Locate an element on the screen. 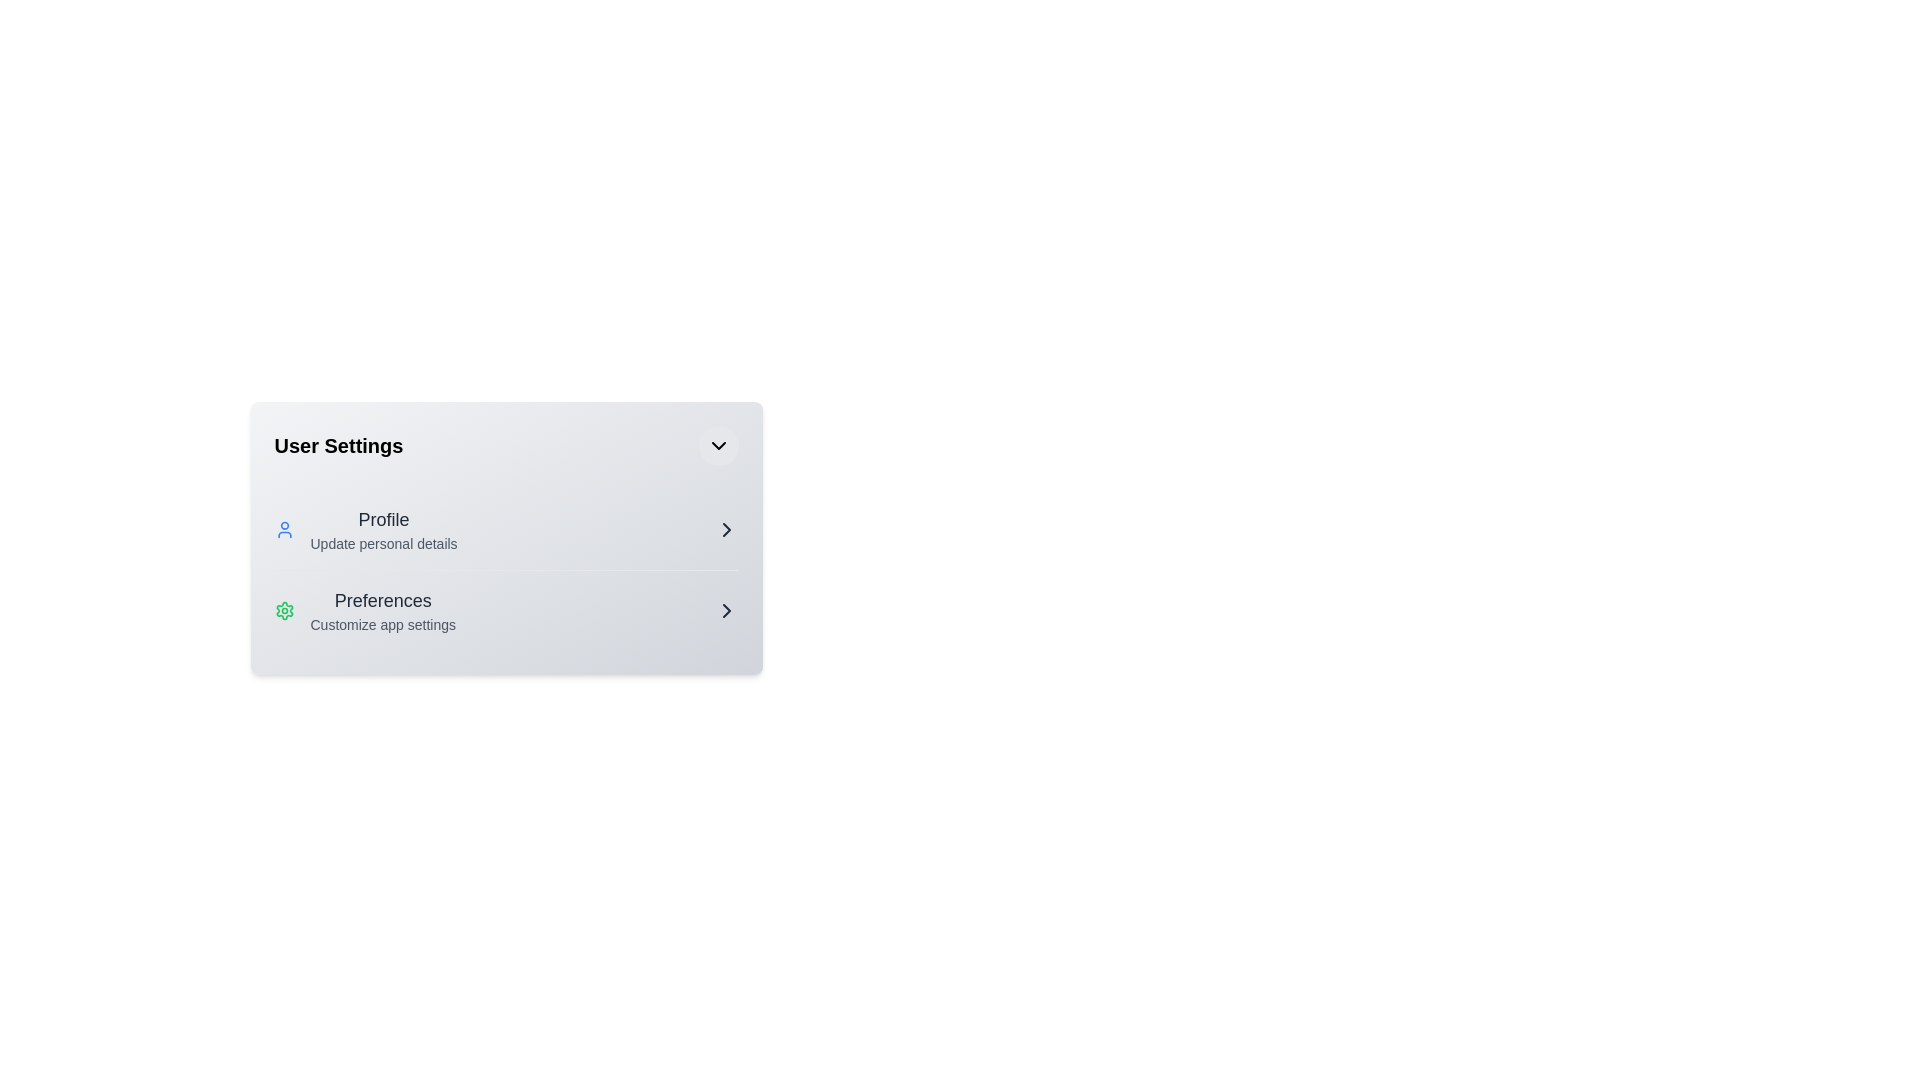 This screenshot has width=1920, height=1080. the 'Preferences' settings option is located at coordinates (506, 609).